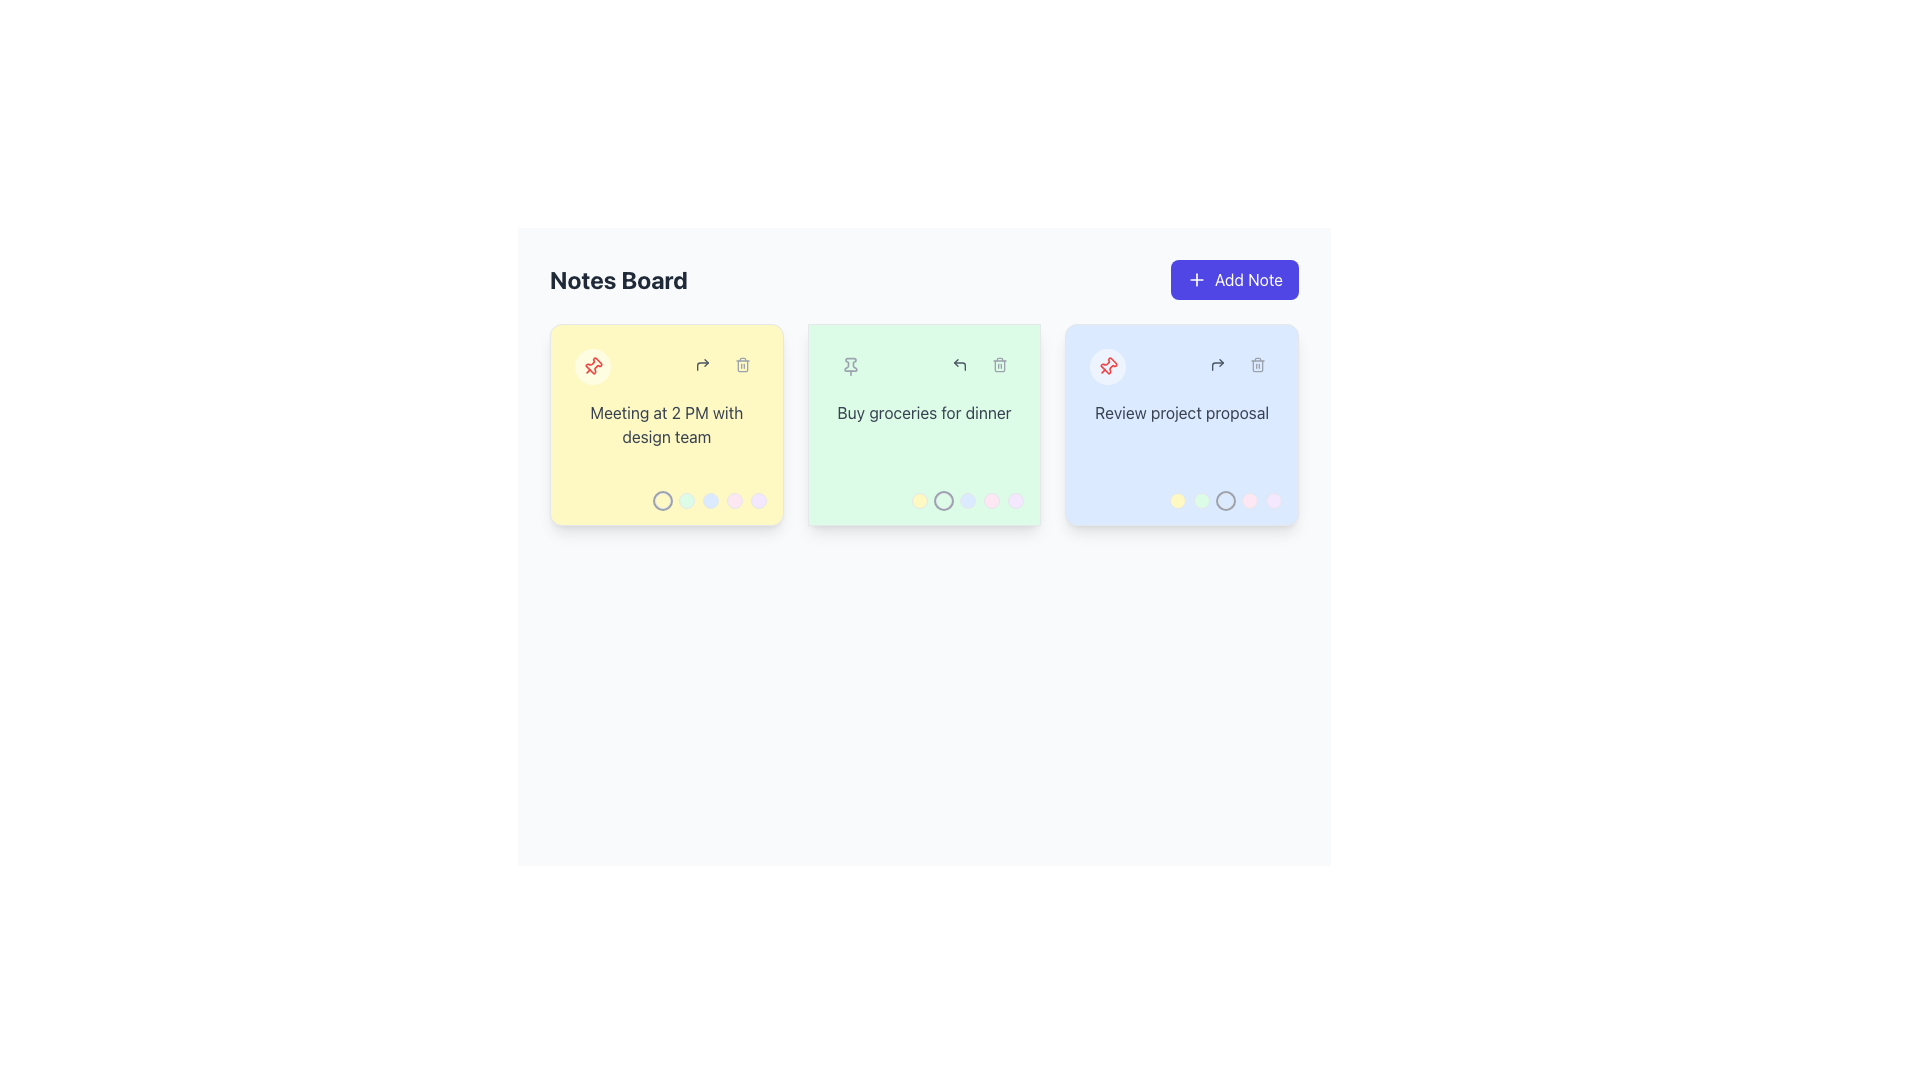  What do you see at coordinates (592, 366) in the screenshot?
I see `the button located in the top-left corner of the first note widget to pin or unpin the associated note for emphasis or priority` at bounding box center [592, 366].